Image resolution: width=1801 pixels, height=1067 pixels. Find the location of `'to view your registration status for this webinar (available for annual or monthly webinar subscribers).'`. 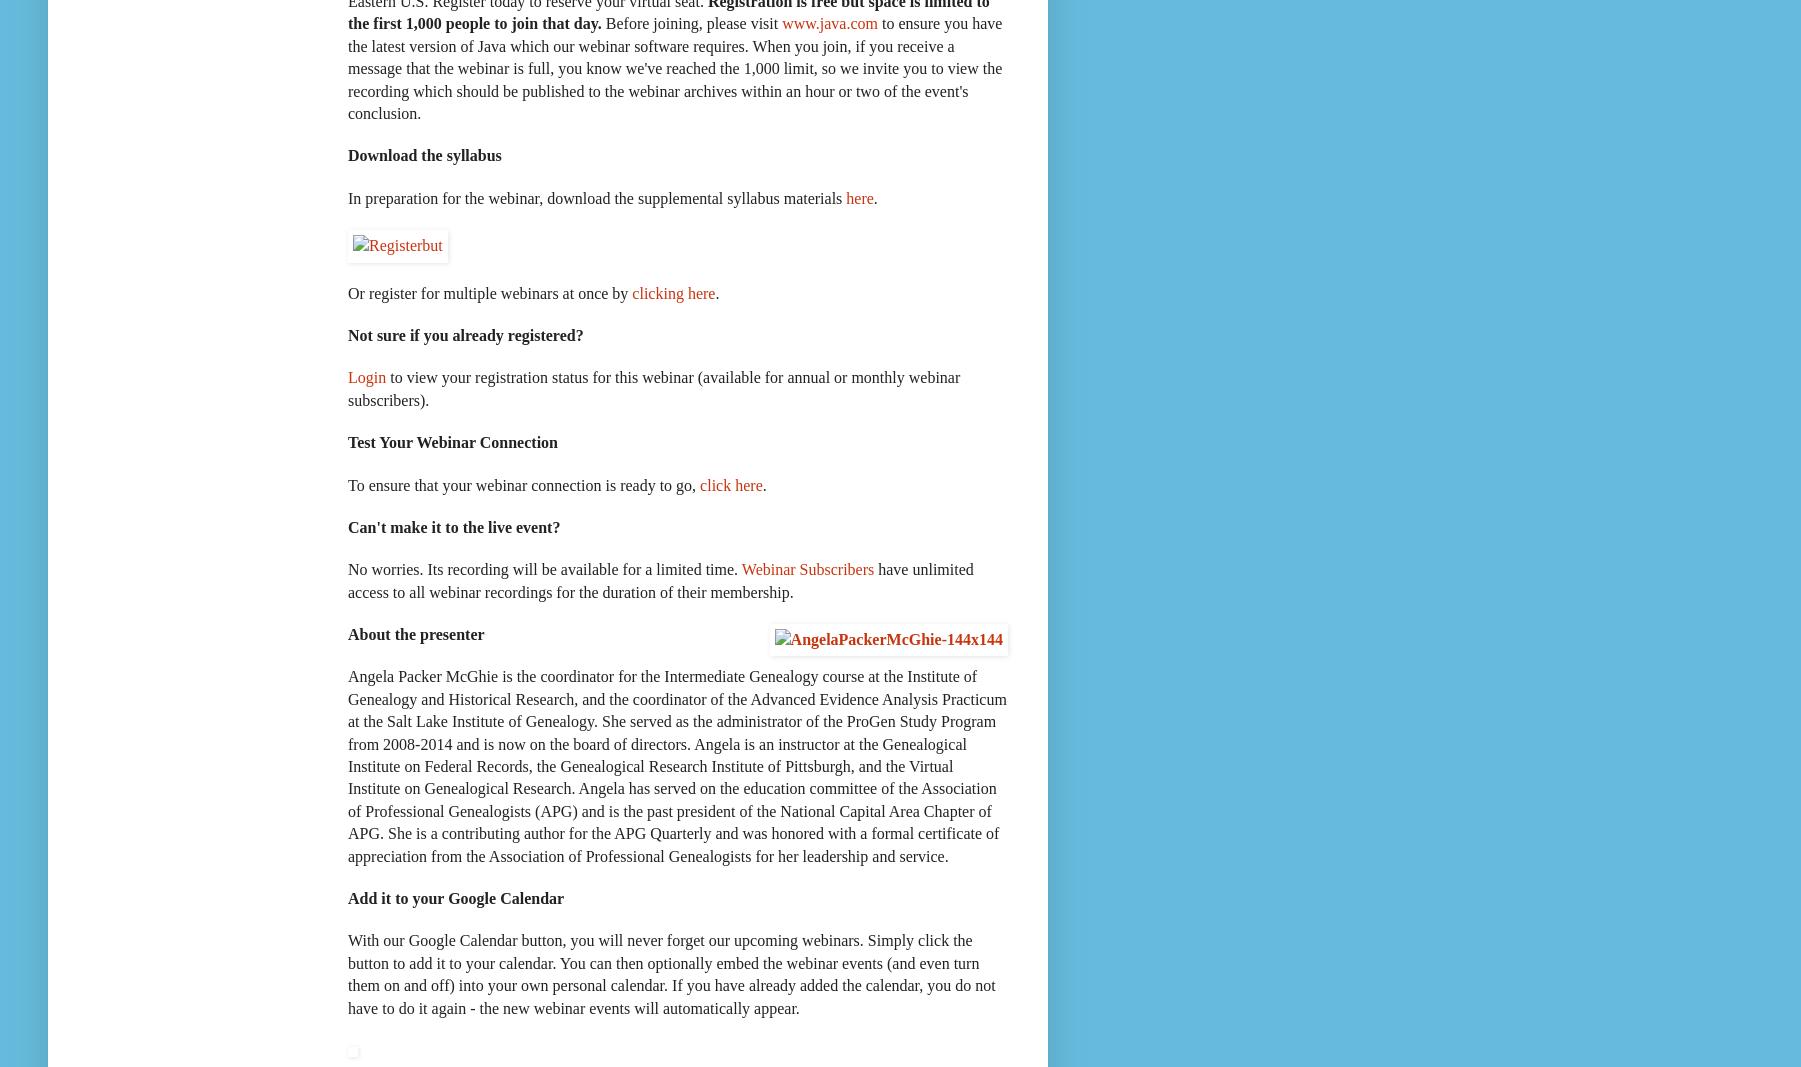

'to view your registration status for this webinar (available for annual or monthly webinar subscribers).' is located at coordinates (652, 387).